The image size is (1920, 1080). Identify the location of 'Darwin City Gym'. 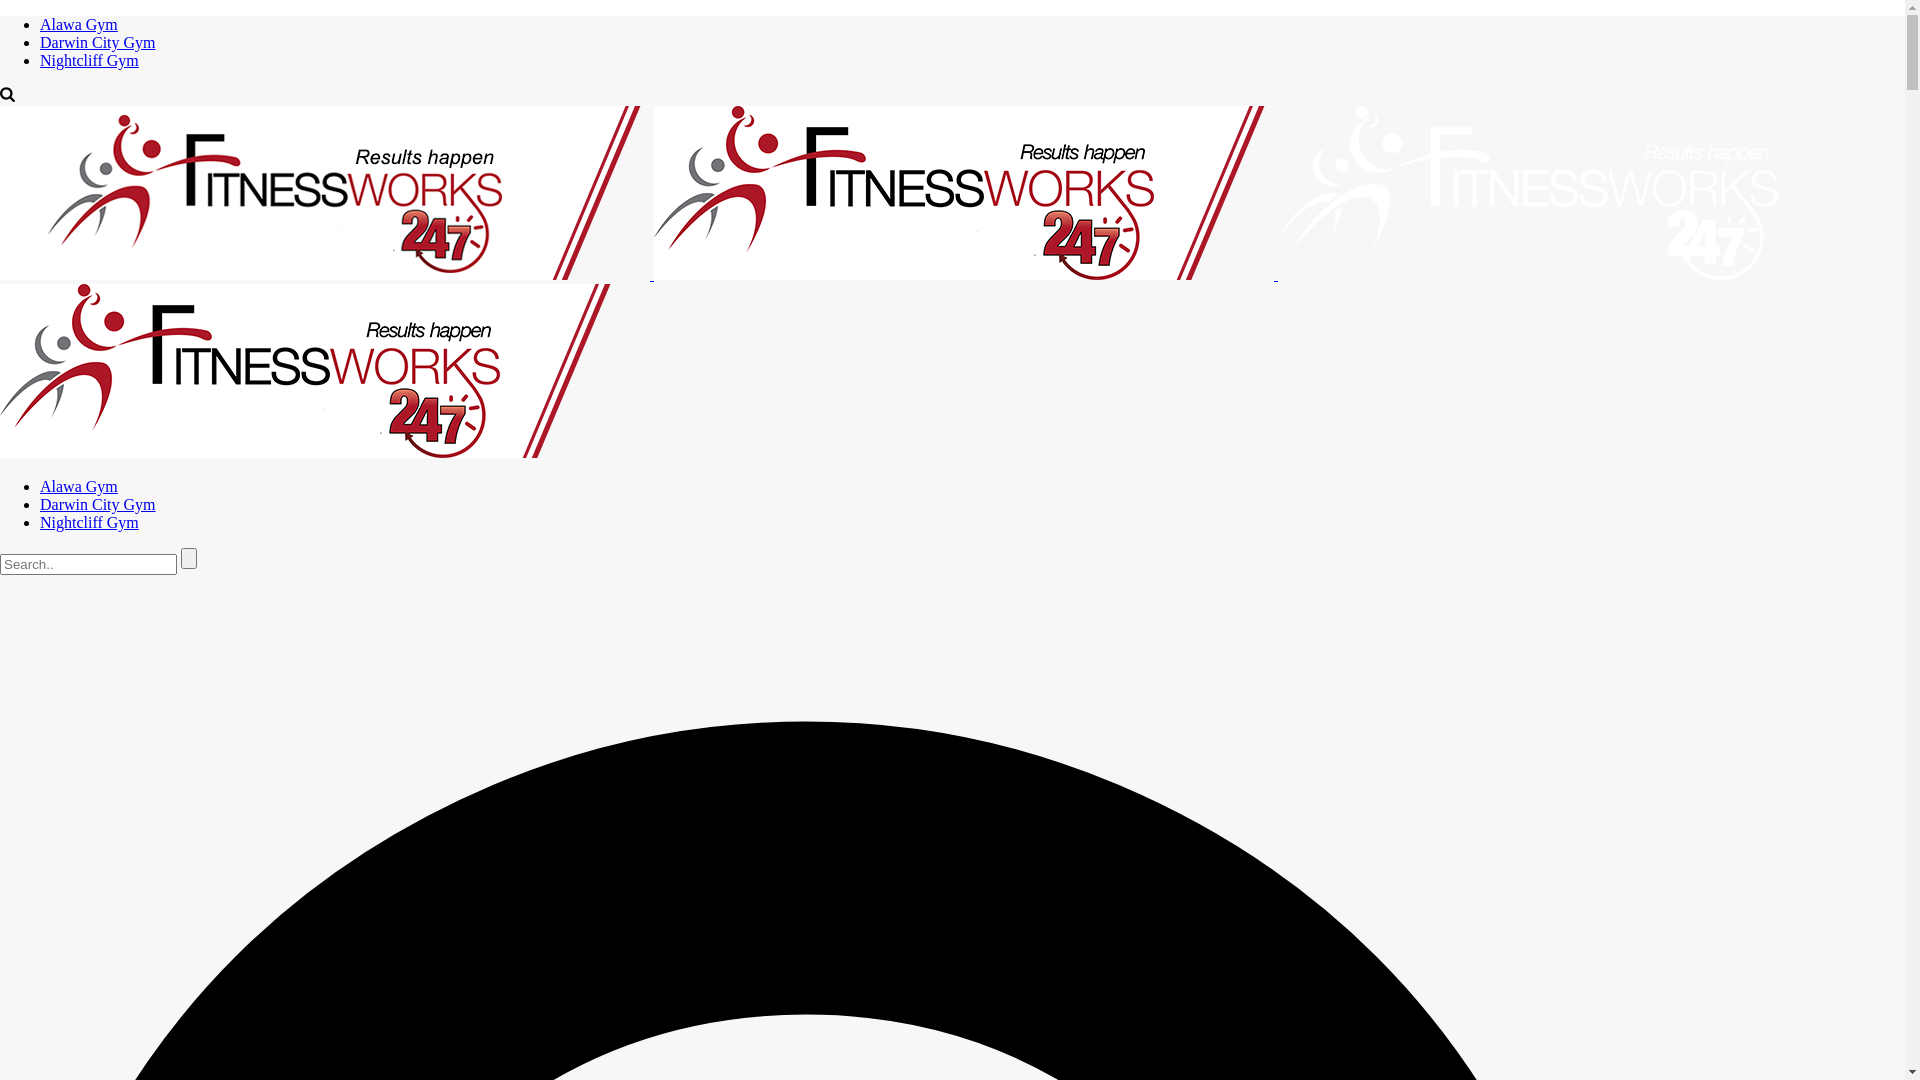
(96, 42).